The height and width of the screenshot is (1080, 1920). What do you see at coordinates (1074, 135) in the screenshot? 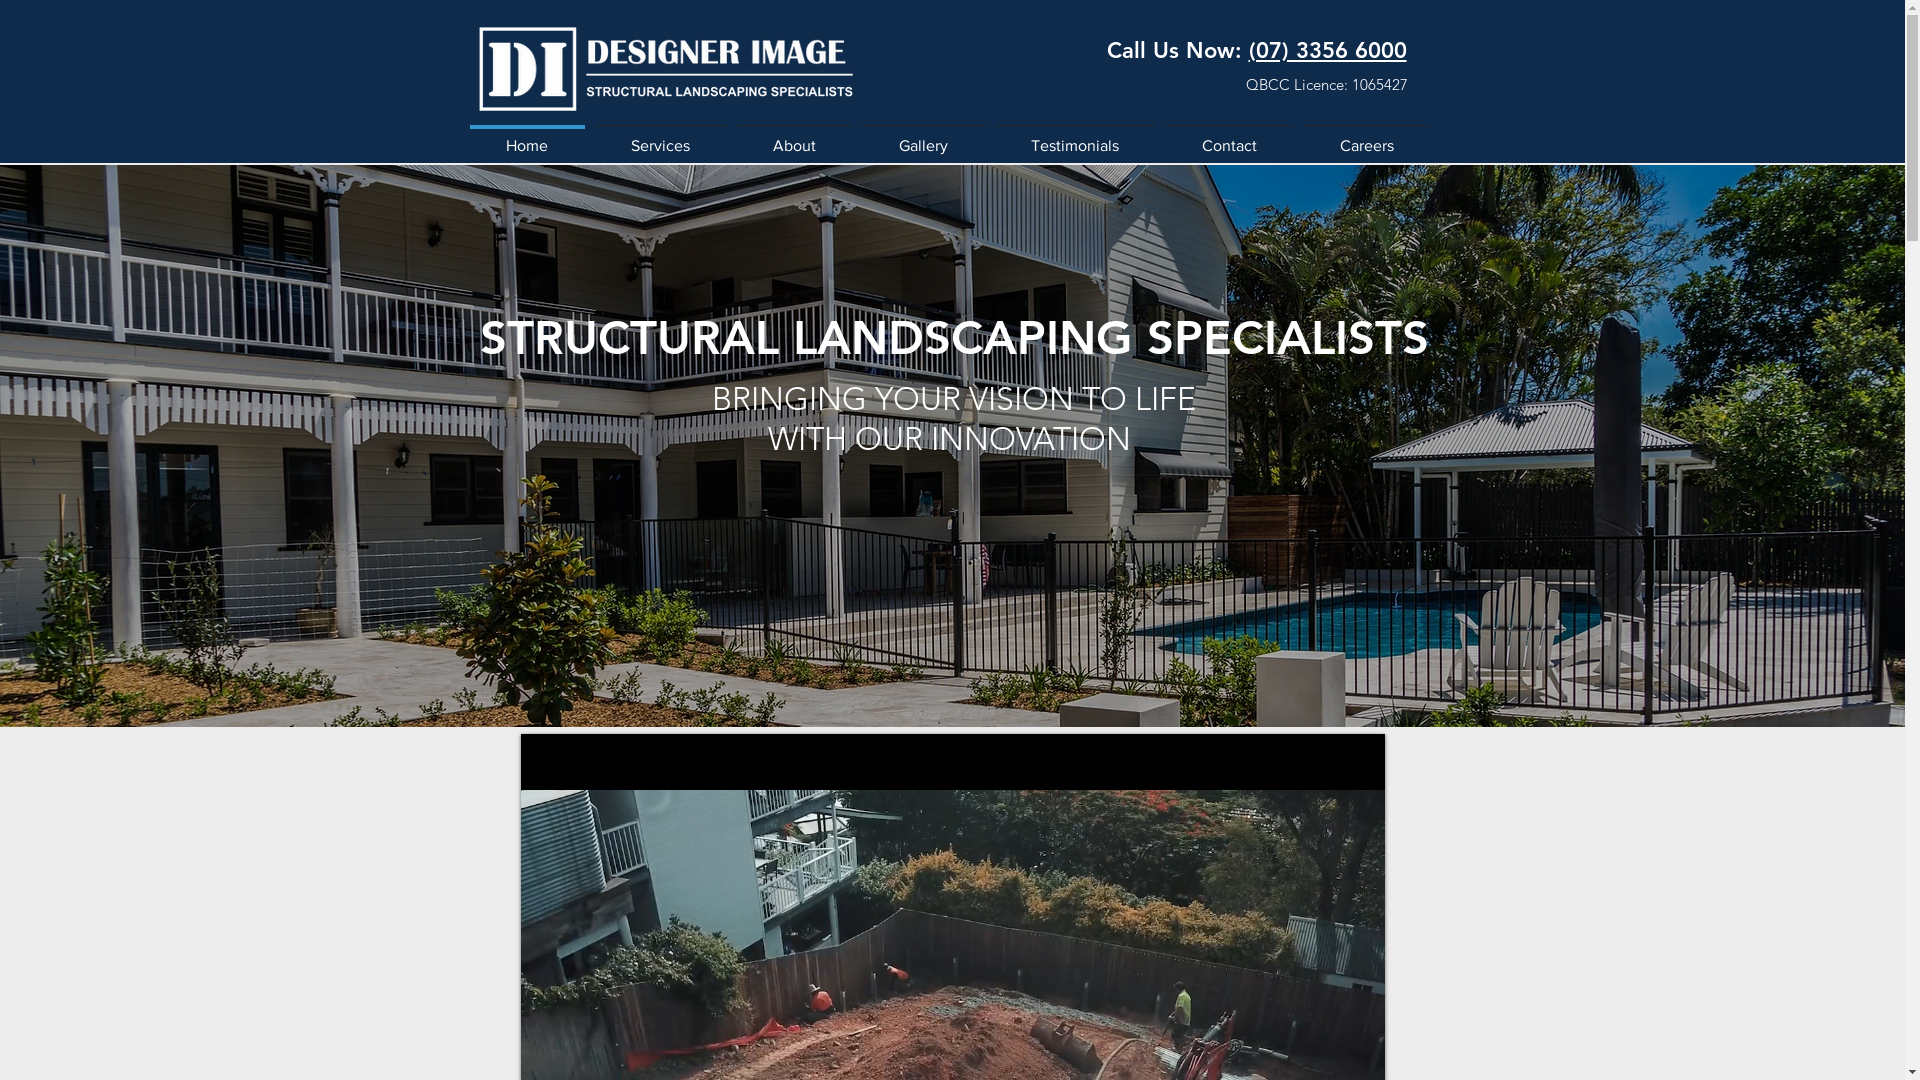
I see `'Testimonials'` at bounding box center [1074, 135].